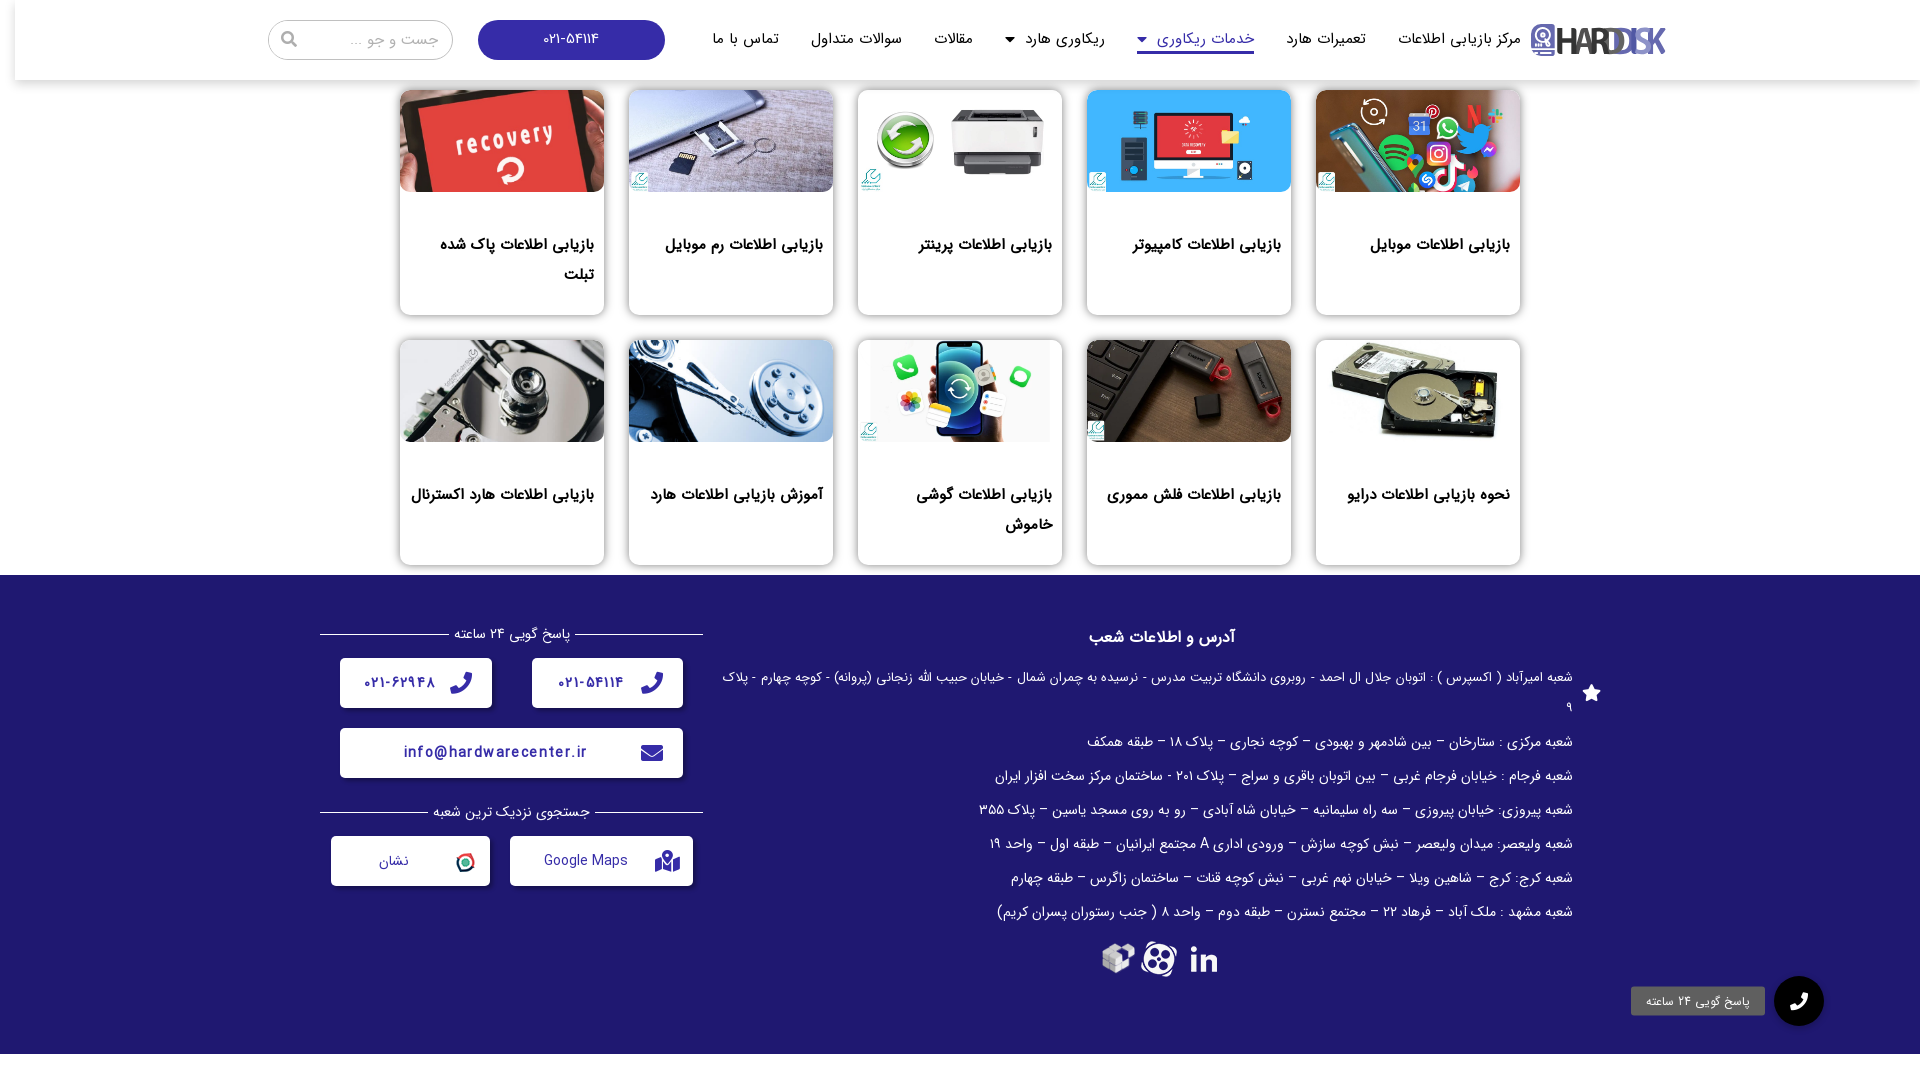  I want to click on 'info@hardwarecenter.ir', so click(495, 752).